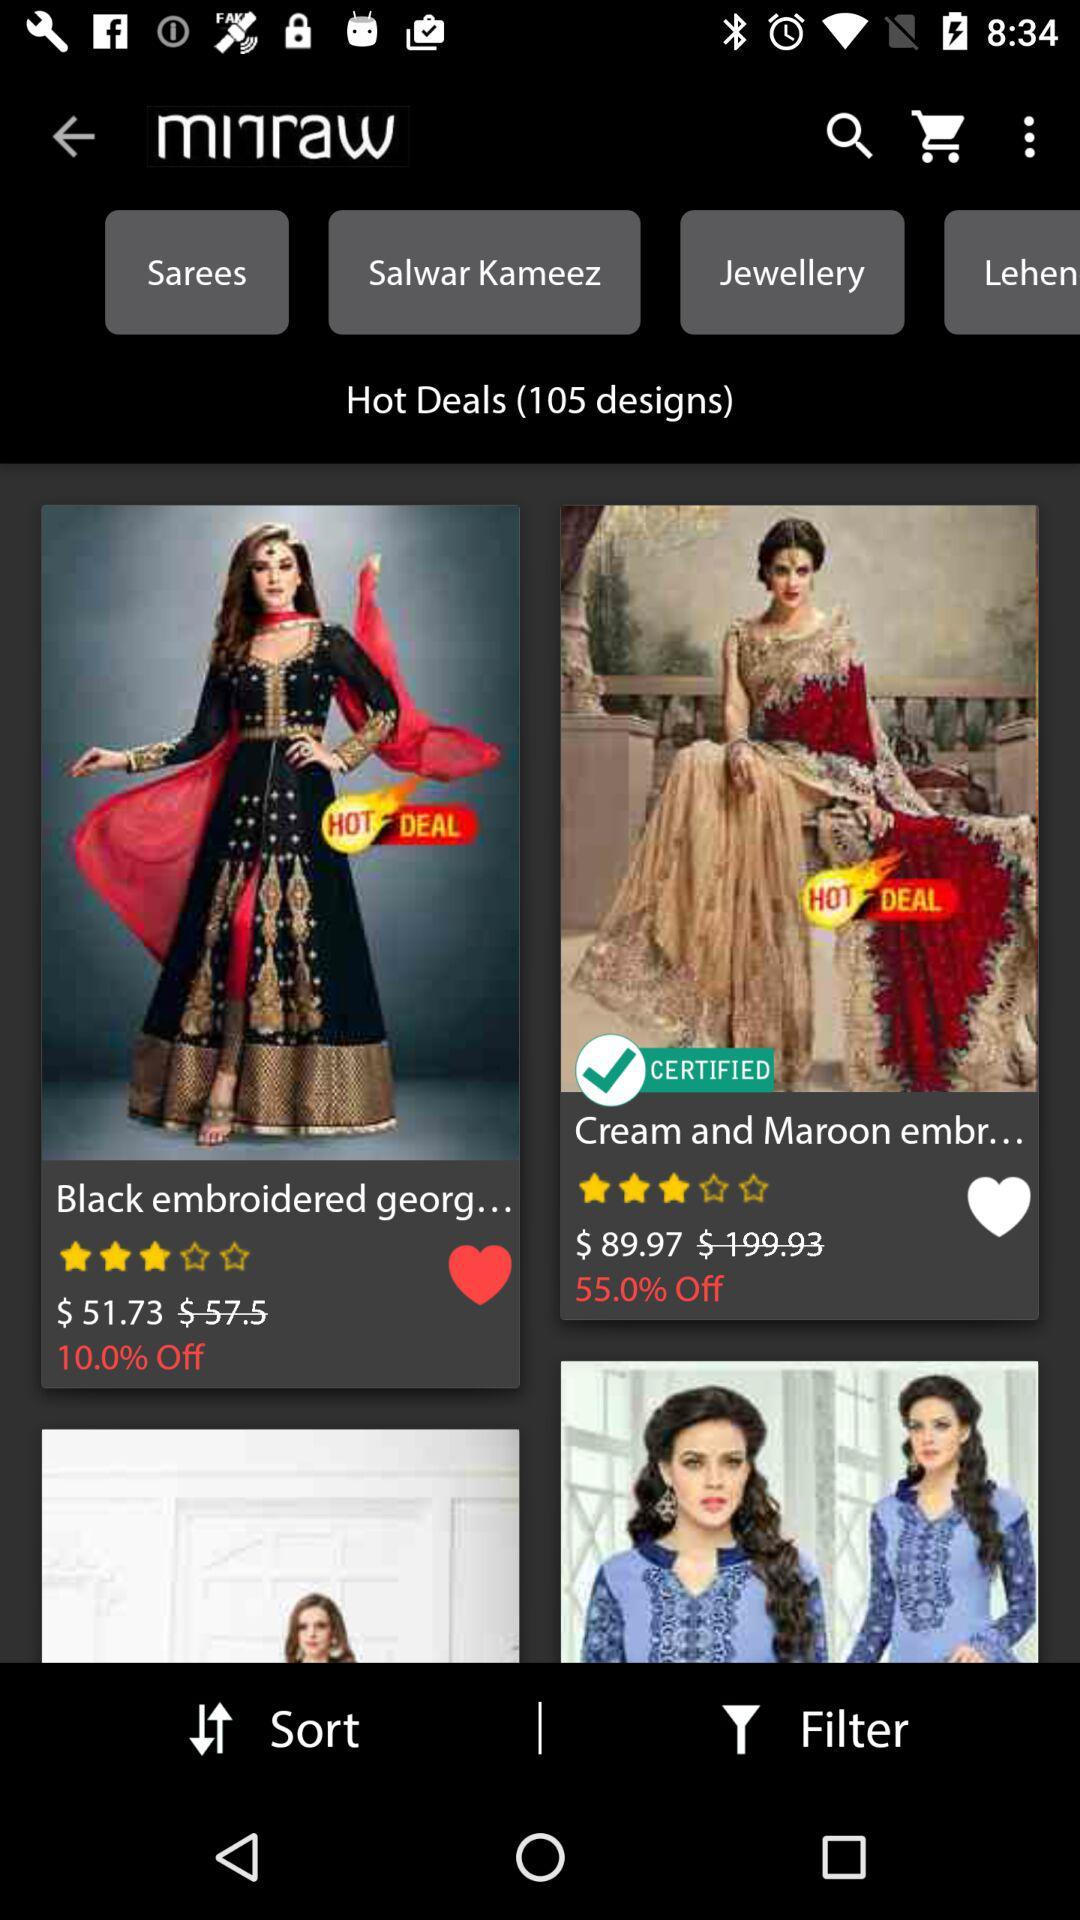  What do you see at coordinates (1032, 135) in the screenshot?
I see `item above lehengas item` at bounding box center [1032, 135].